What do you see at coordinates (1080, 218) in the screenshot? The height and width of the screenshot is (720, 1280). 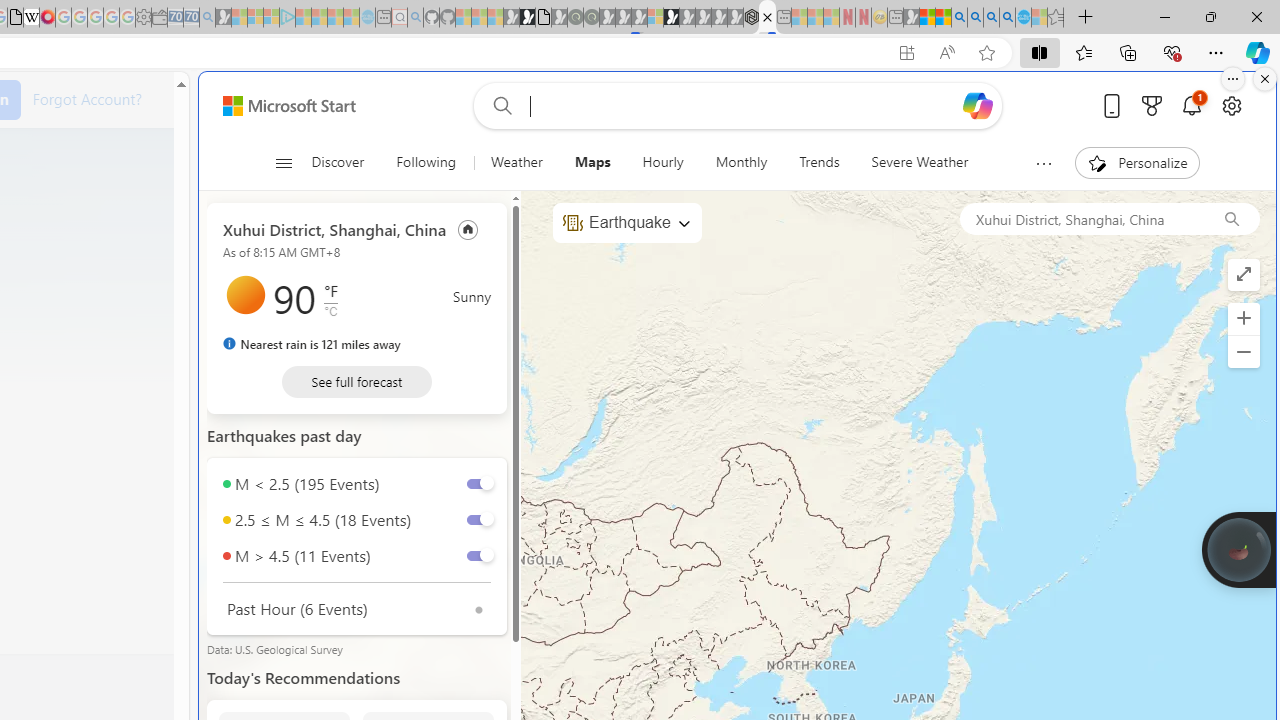 I see `'Xuhui District, Shanghai, China'` at bounding box center [1080, 218].